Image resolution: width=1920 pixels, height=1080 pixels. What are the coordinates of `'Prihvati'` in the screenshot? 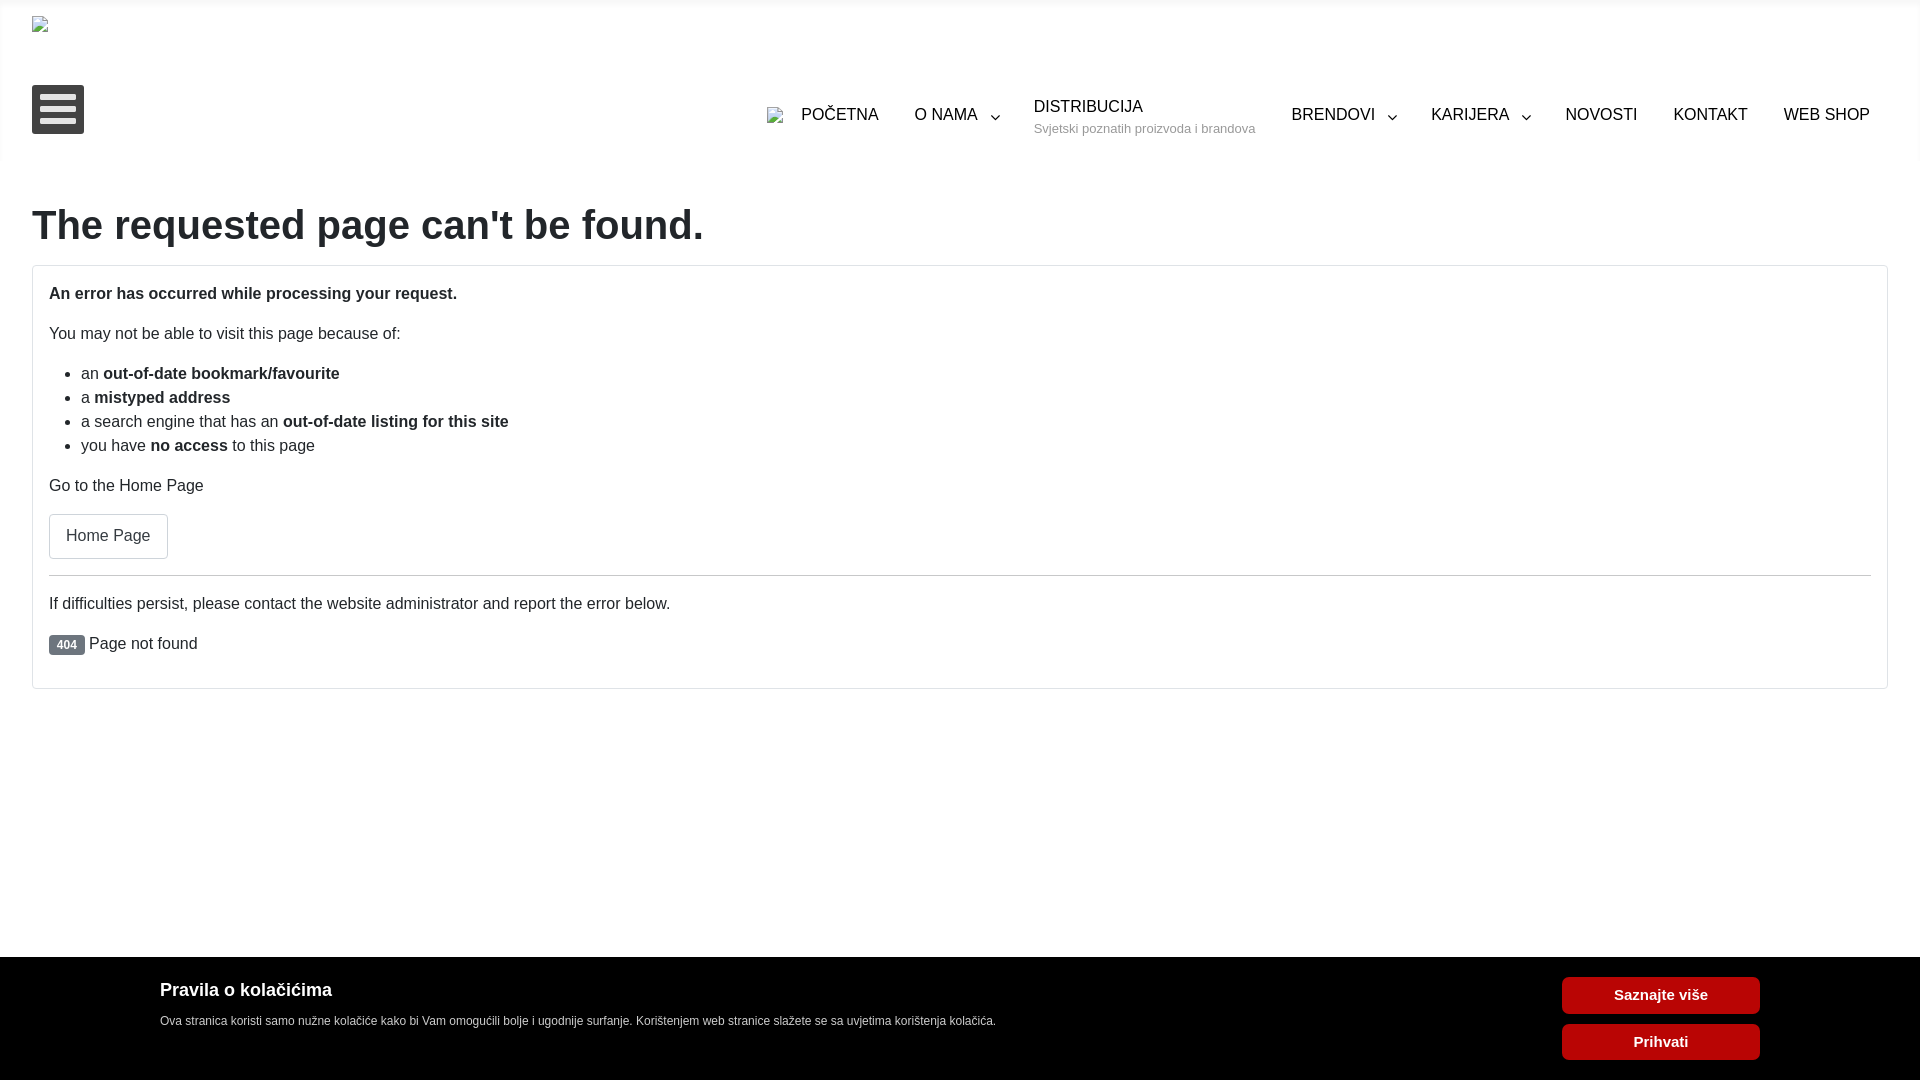 It's located at (1660, 1041).